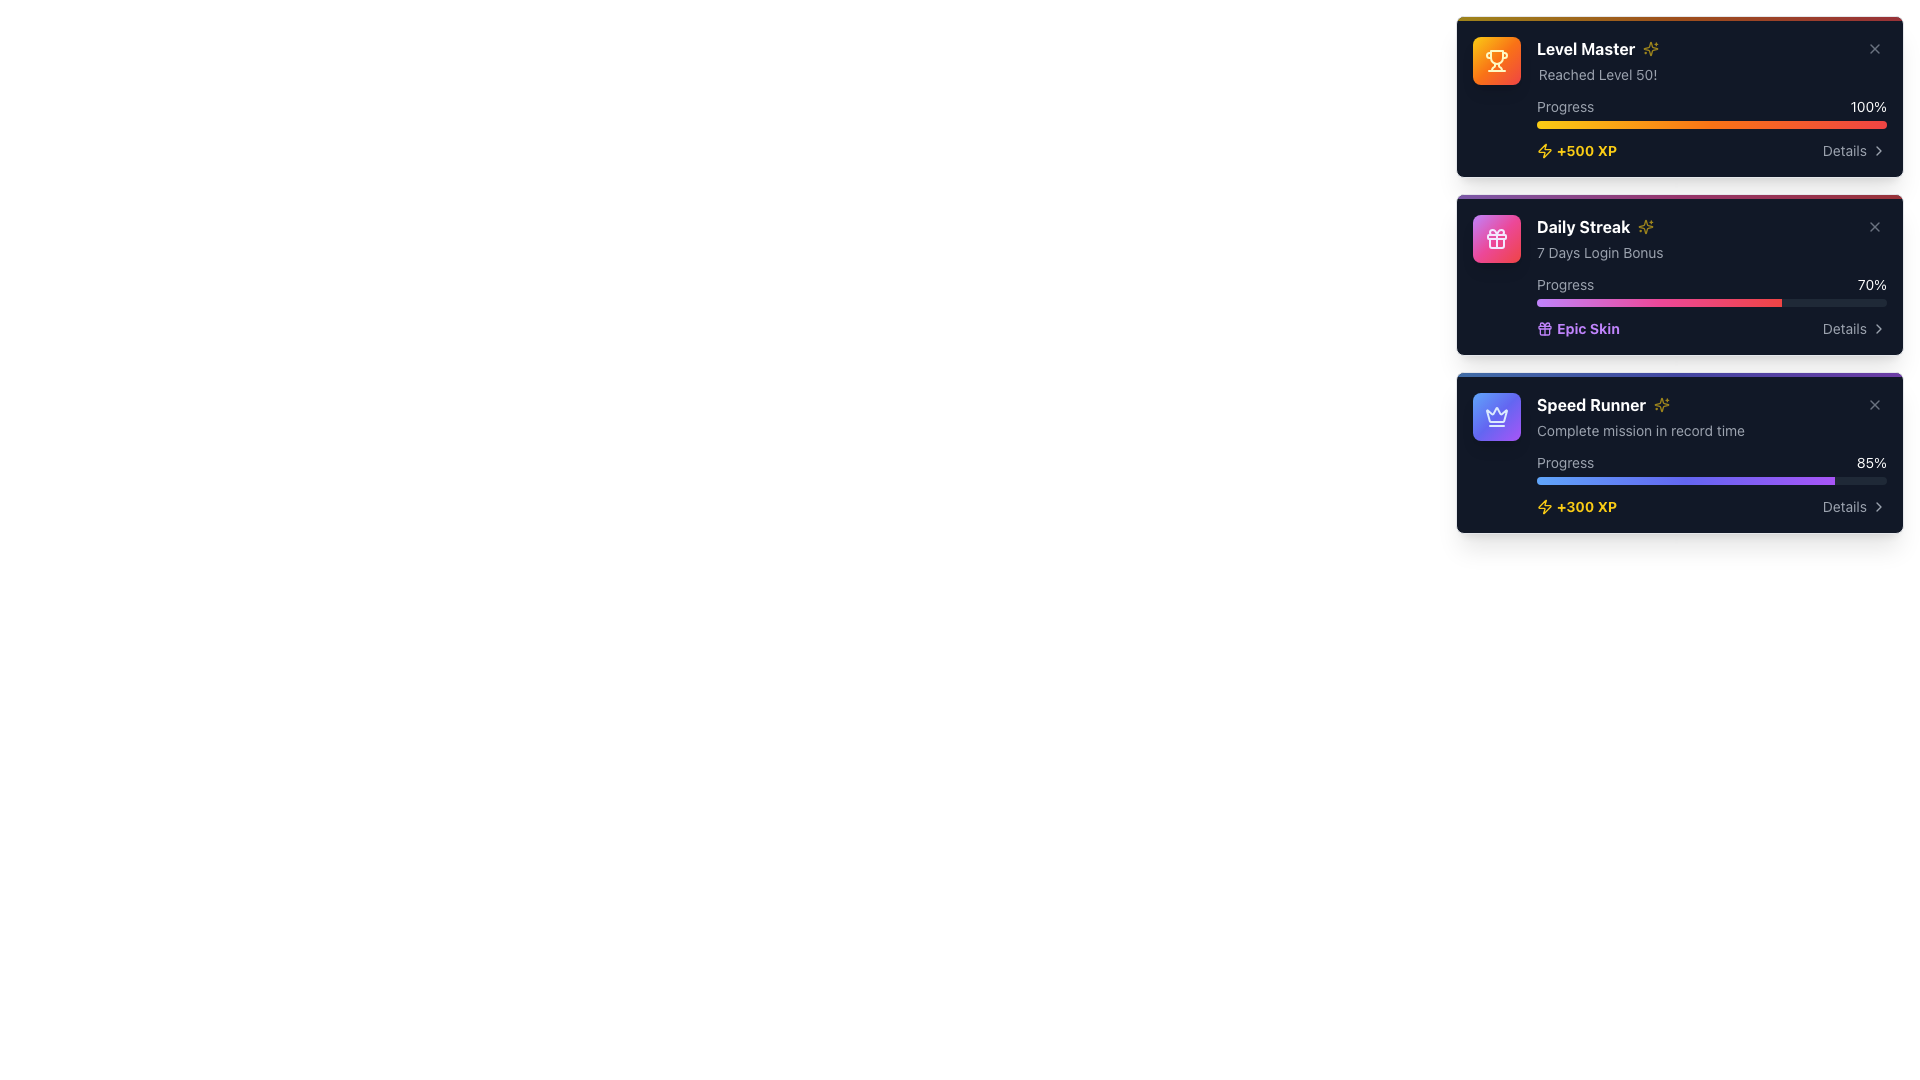 The height and width of the screenshot is (1080, 1920). I want to click on the button located at the bottom-right corner of the third box in a vertical list, which provides additional information about the 'Speed Runner' mission to trigger a style change, so click(1853, 505).